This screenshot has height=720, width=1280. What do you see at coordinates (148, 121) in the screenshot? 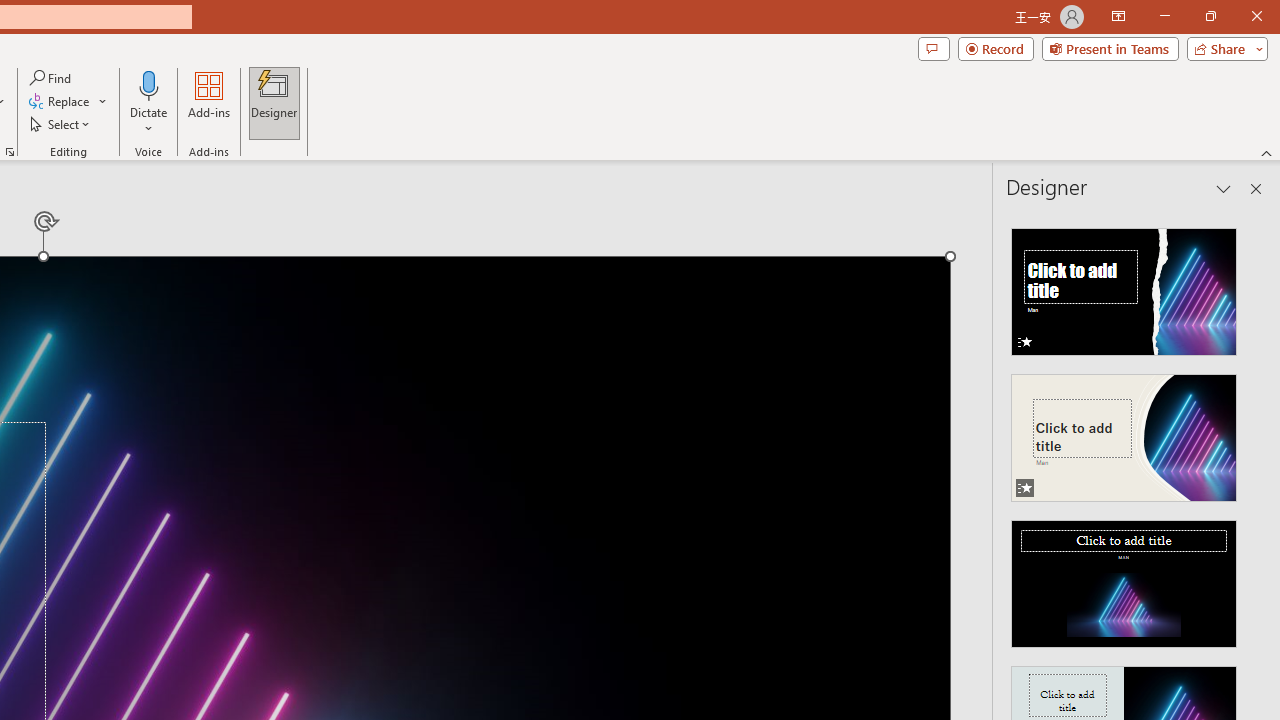
I see `'More Options'` at bounding box center [148, 121].